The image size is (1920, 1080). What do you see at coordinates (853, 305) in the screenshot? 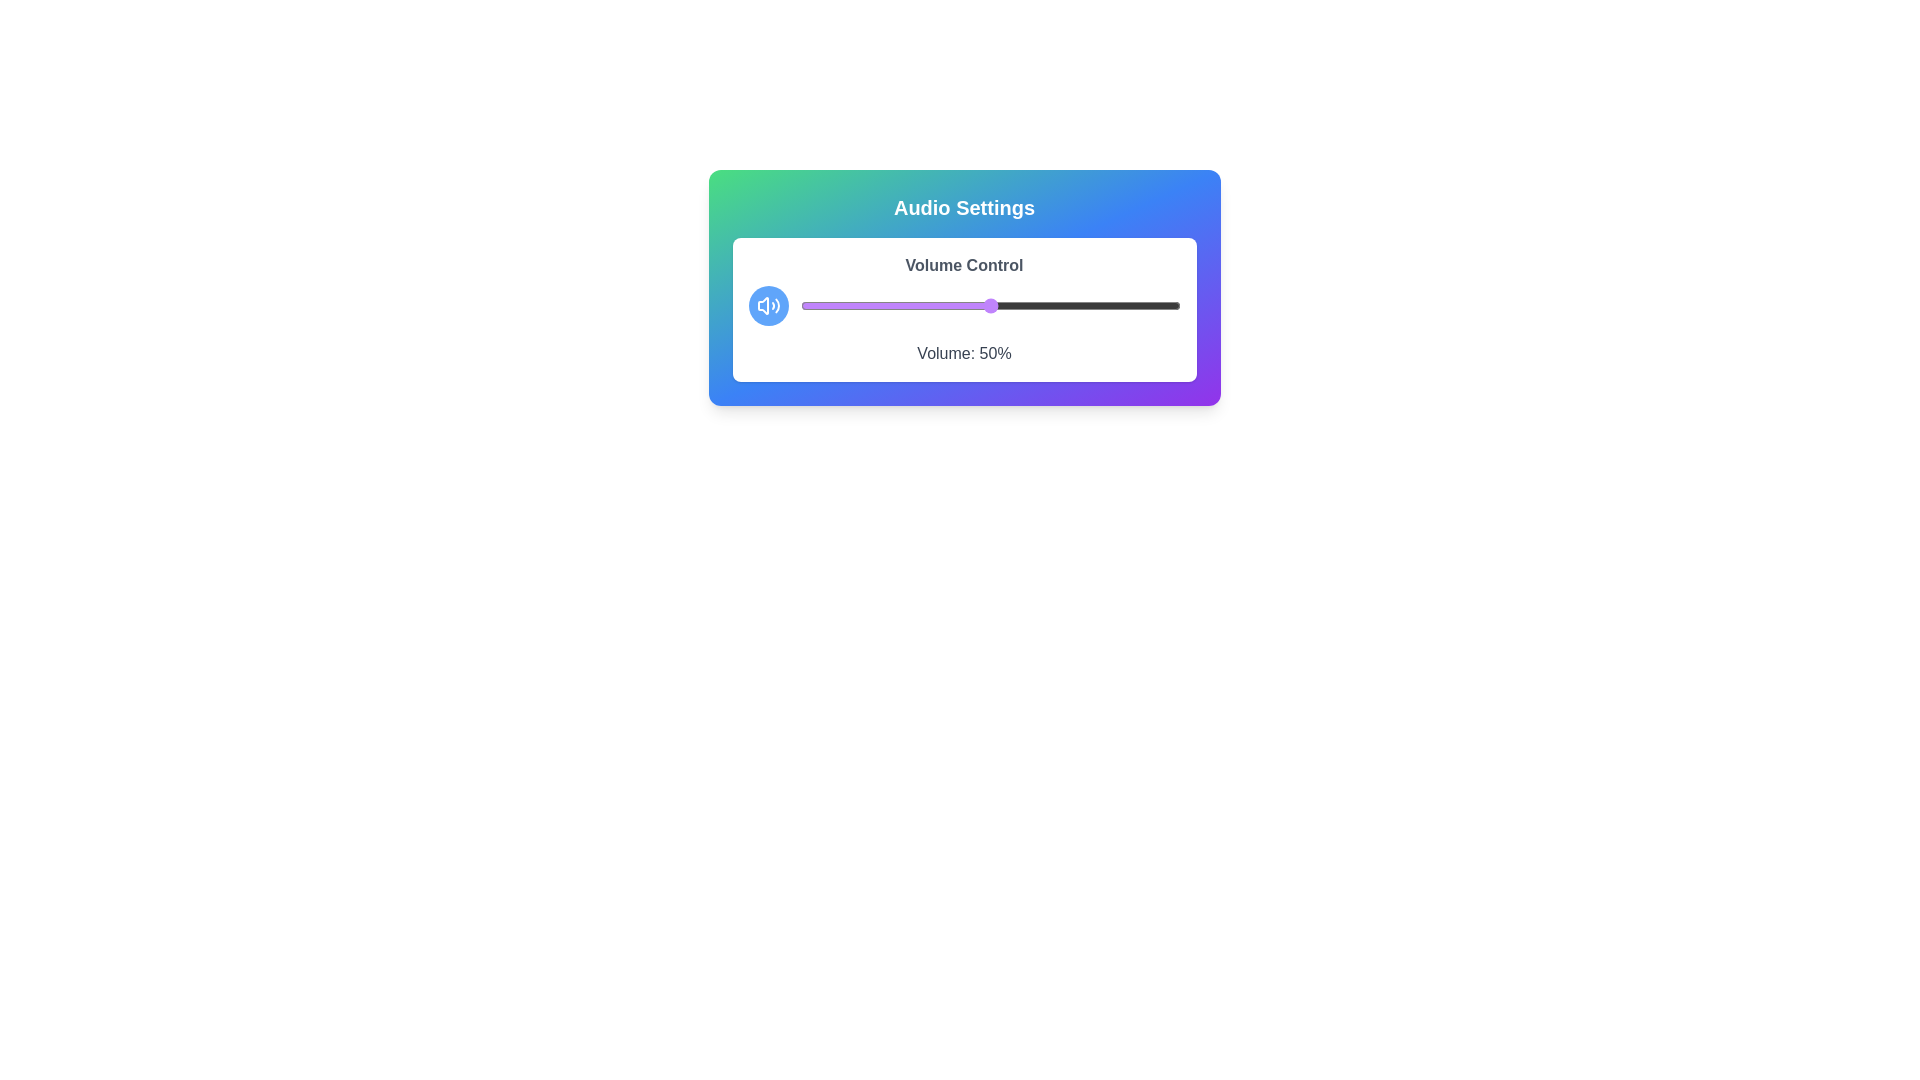
I see `volume` at bounding box center [853, 305].